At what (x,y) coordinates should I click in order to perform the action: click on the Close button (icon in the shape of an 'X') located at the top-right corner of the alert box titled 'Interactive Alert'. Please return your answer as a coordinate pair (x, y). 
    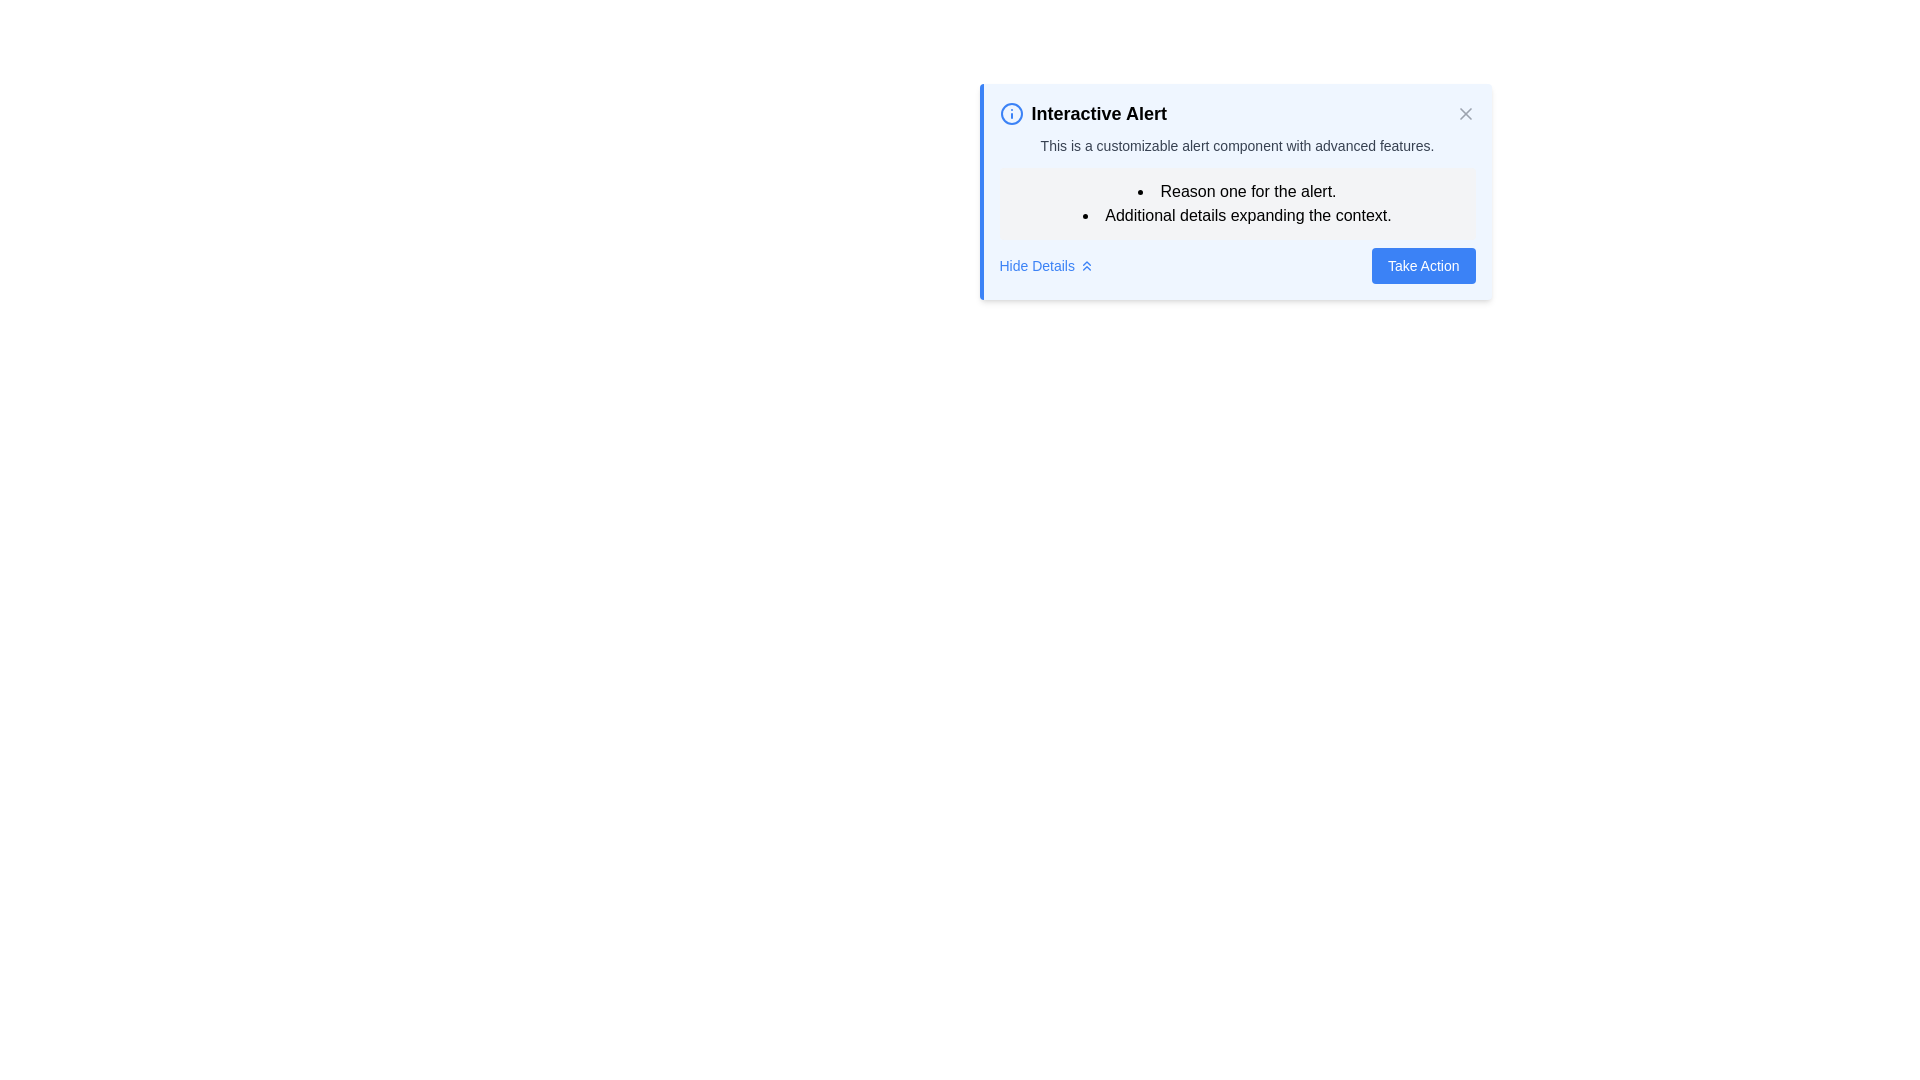
    Looking at the image, I should click on (1465, 114).